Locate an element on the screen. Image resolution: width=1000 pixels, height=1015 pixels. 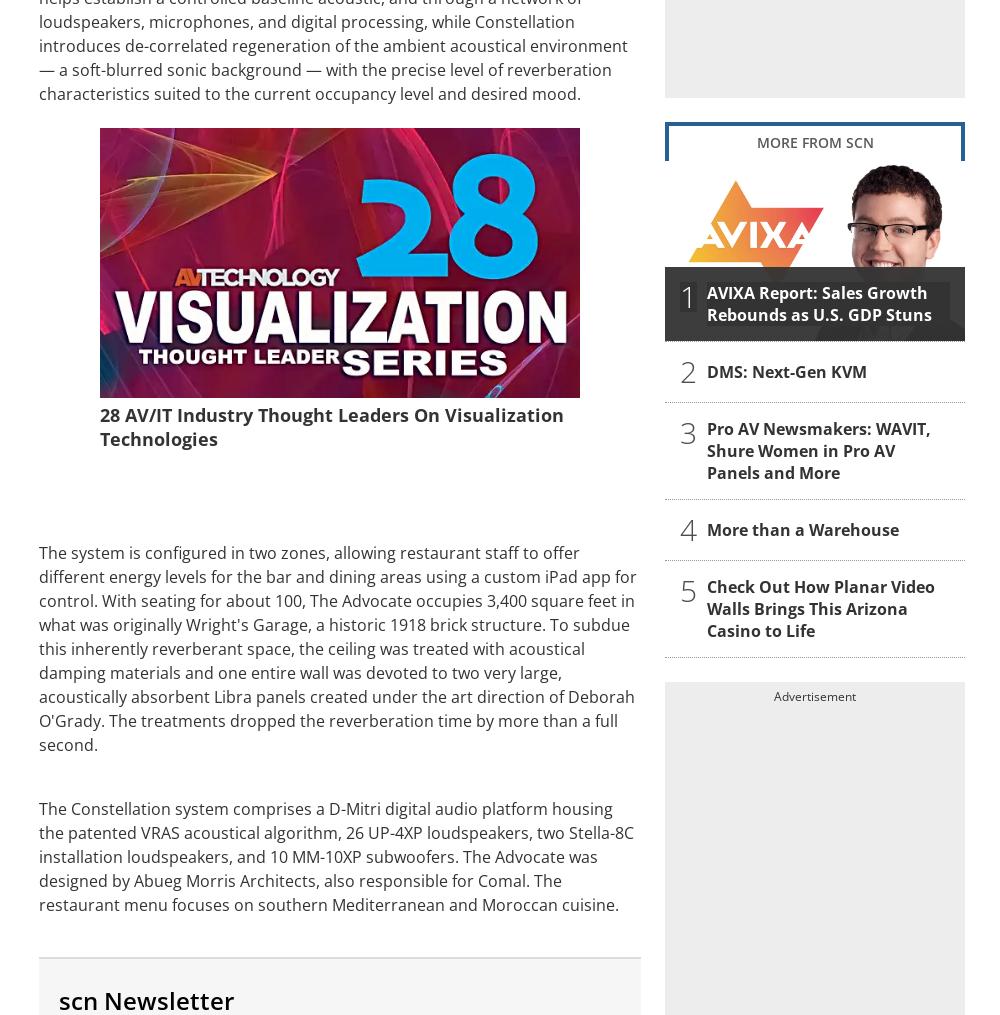
'3' is located at coordinates (688, 431).